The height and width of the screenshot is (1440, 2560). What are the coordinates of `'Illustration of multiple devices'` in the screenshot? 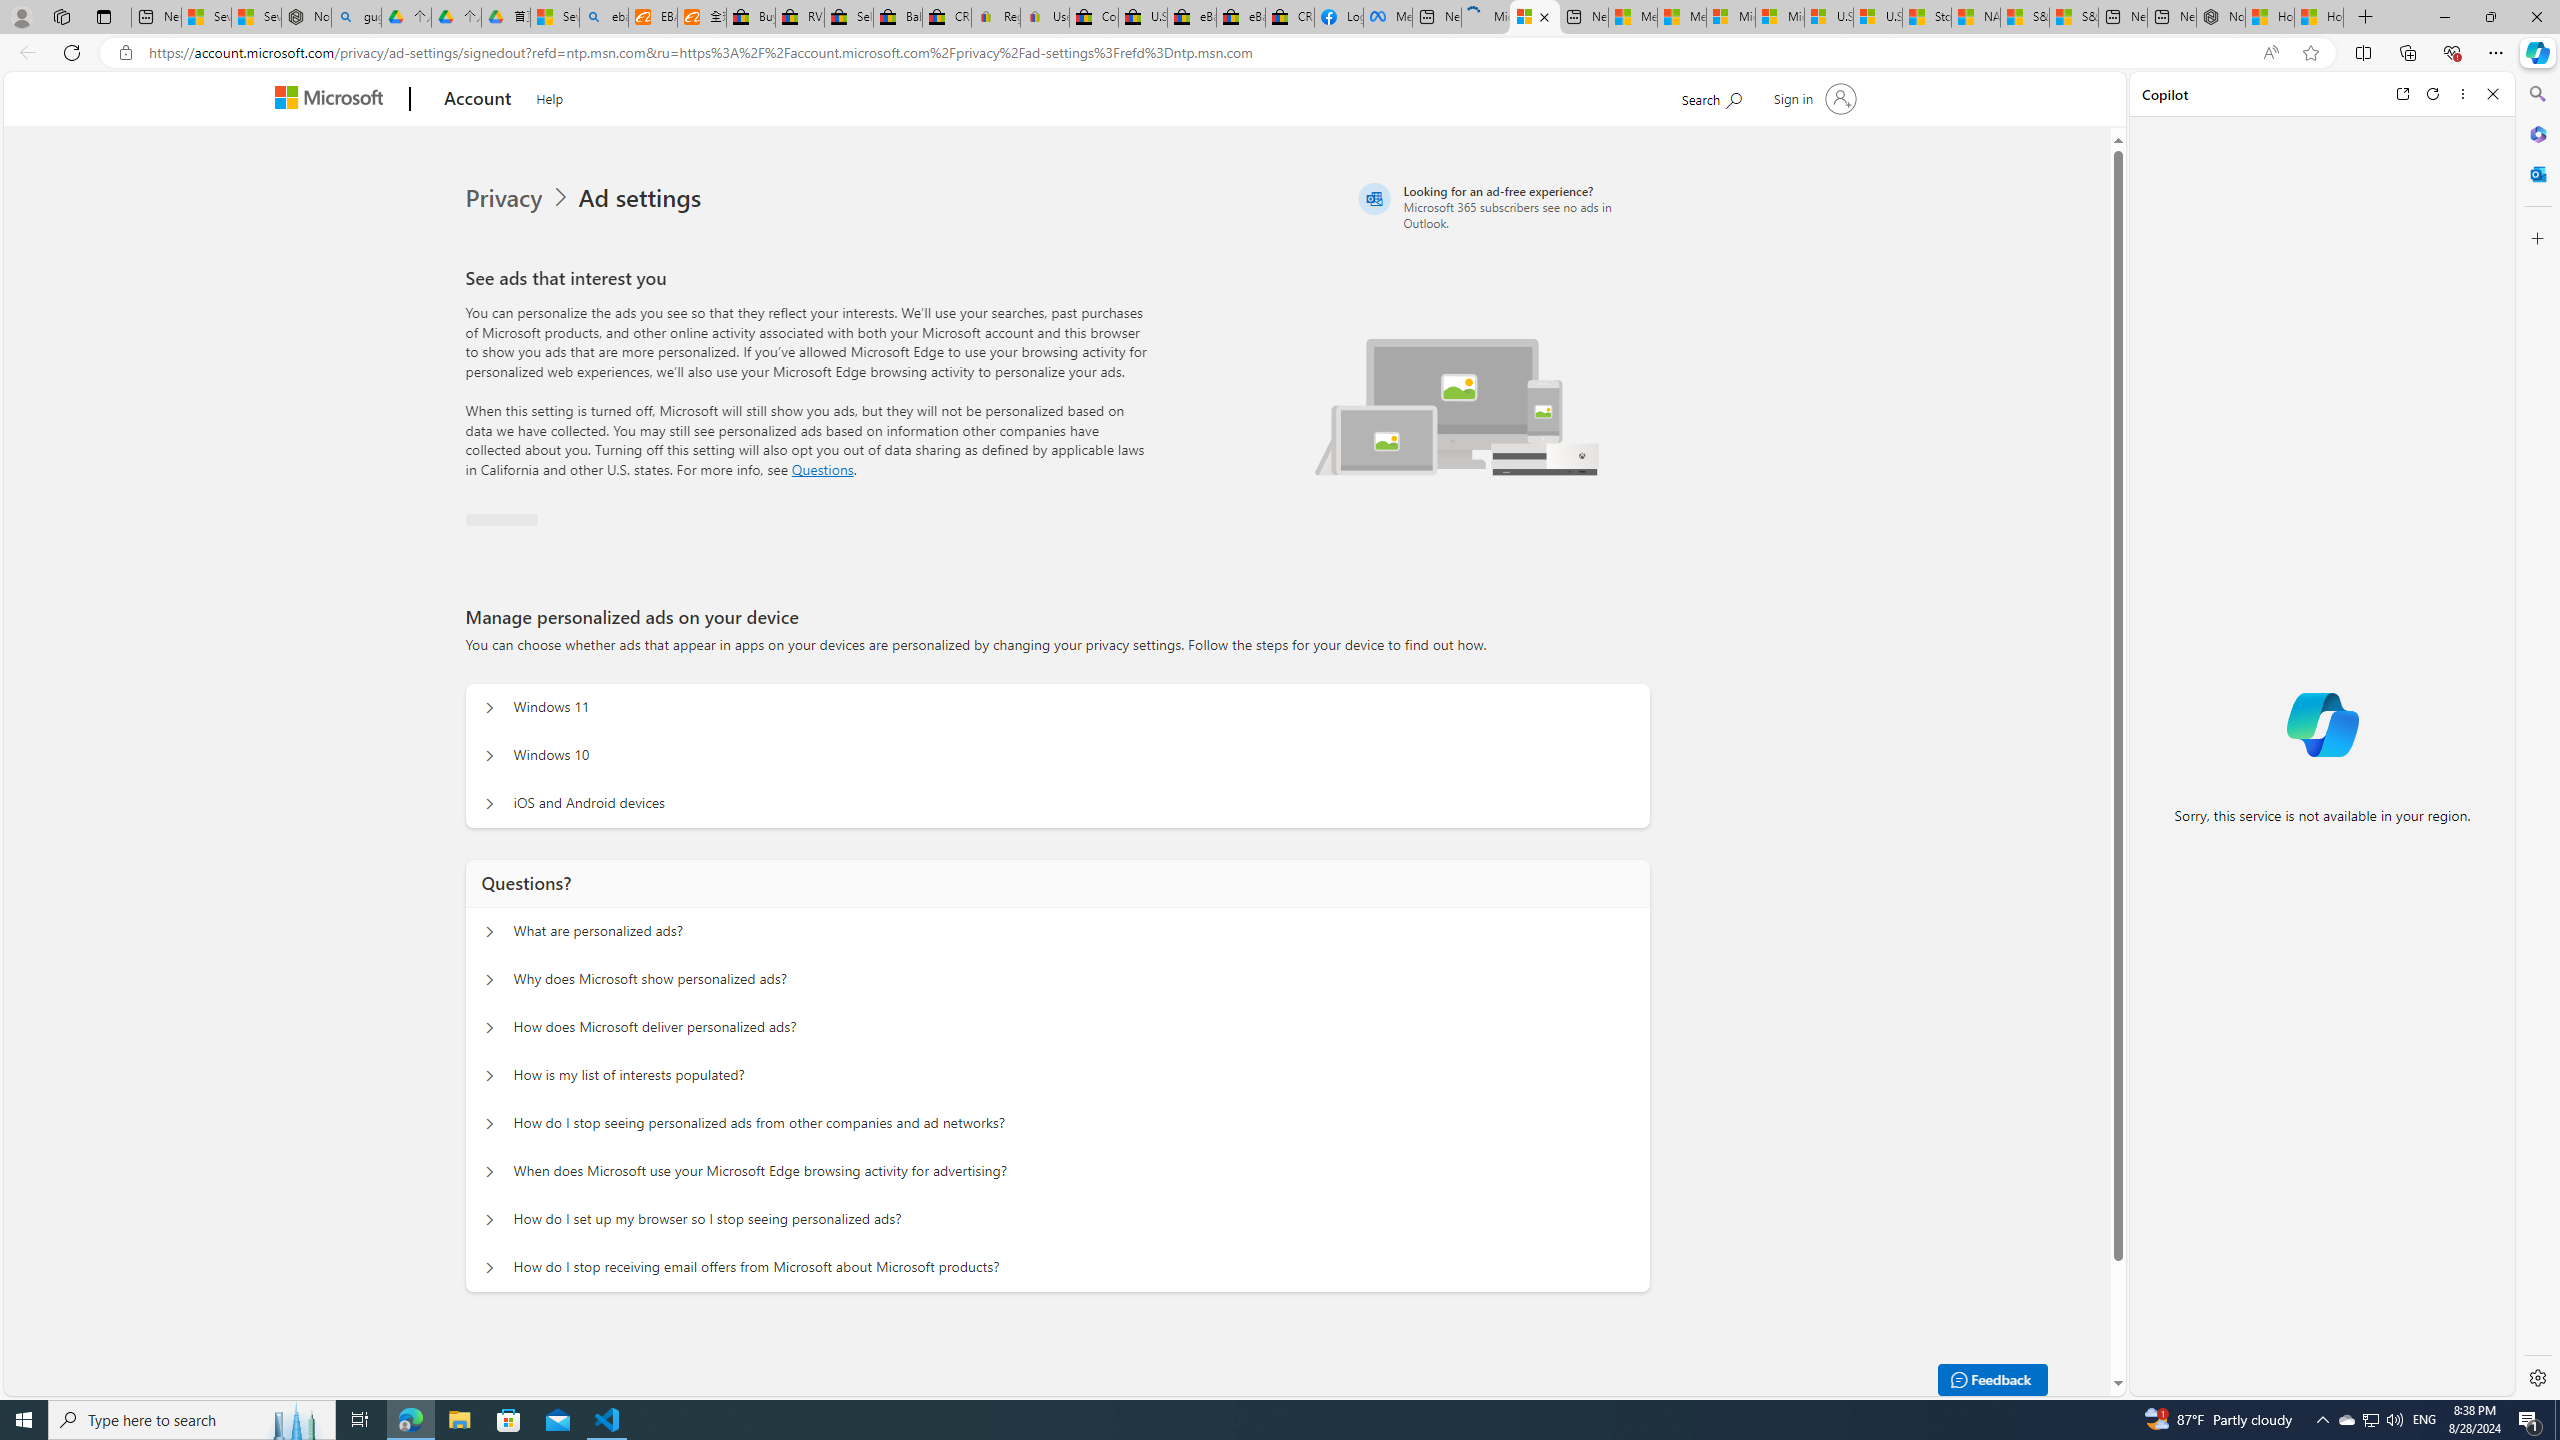 It's located at (1456, 406).